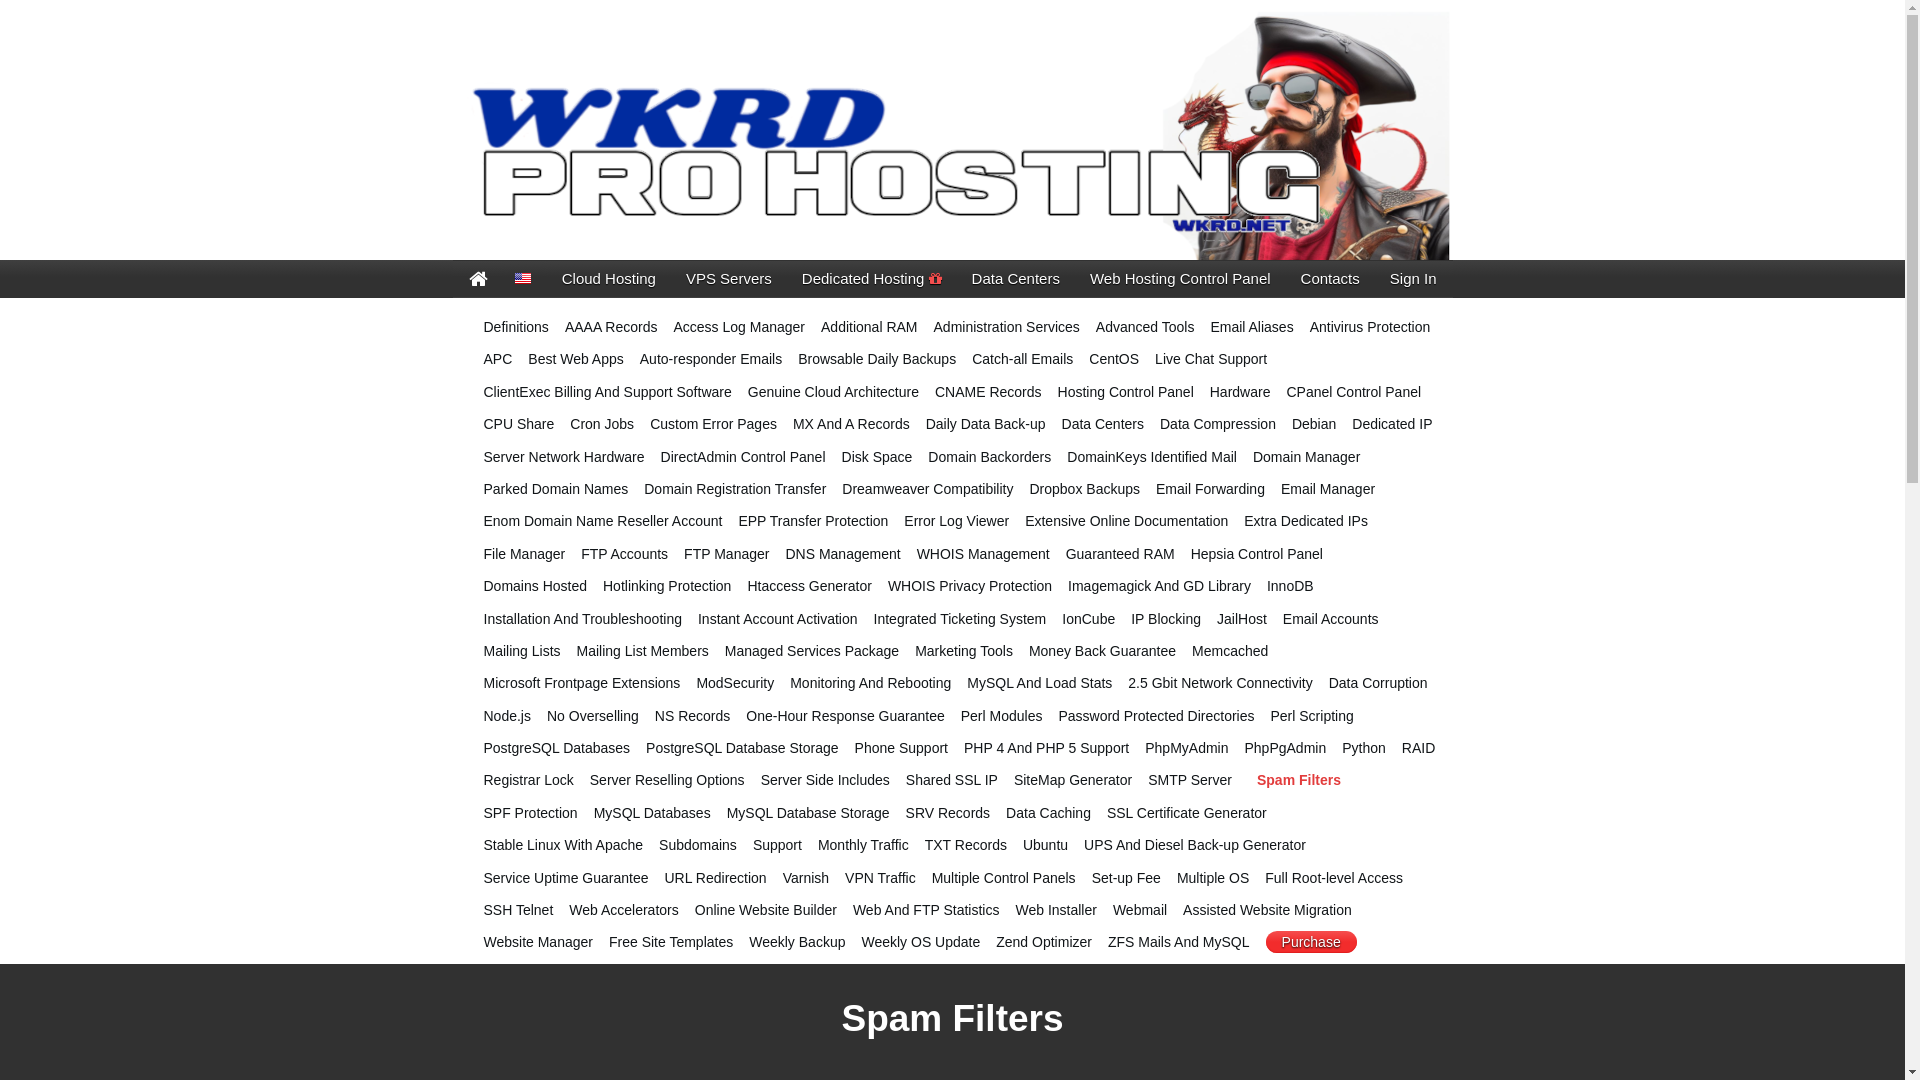 The width and height of the screenshot is (1920, 1080). Describe the element at coordinates (776, 617) in the screenshot. I see `'Instant Account Activation'` at that location.